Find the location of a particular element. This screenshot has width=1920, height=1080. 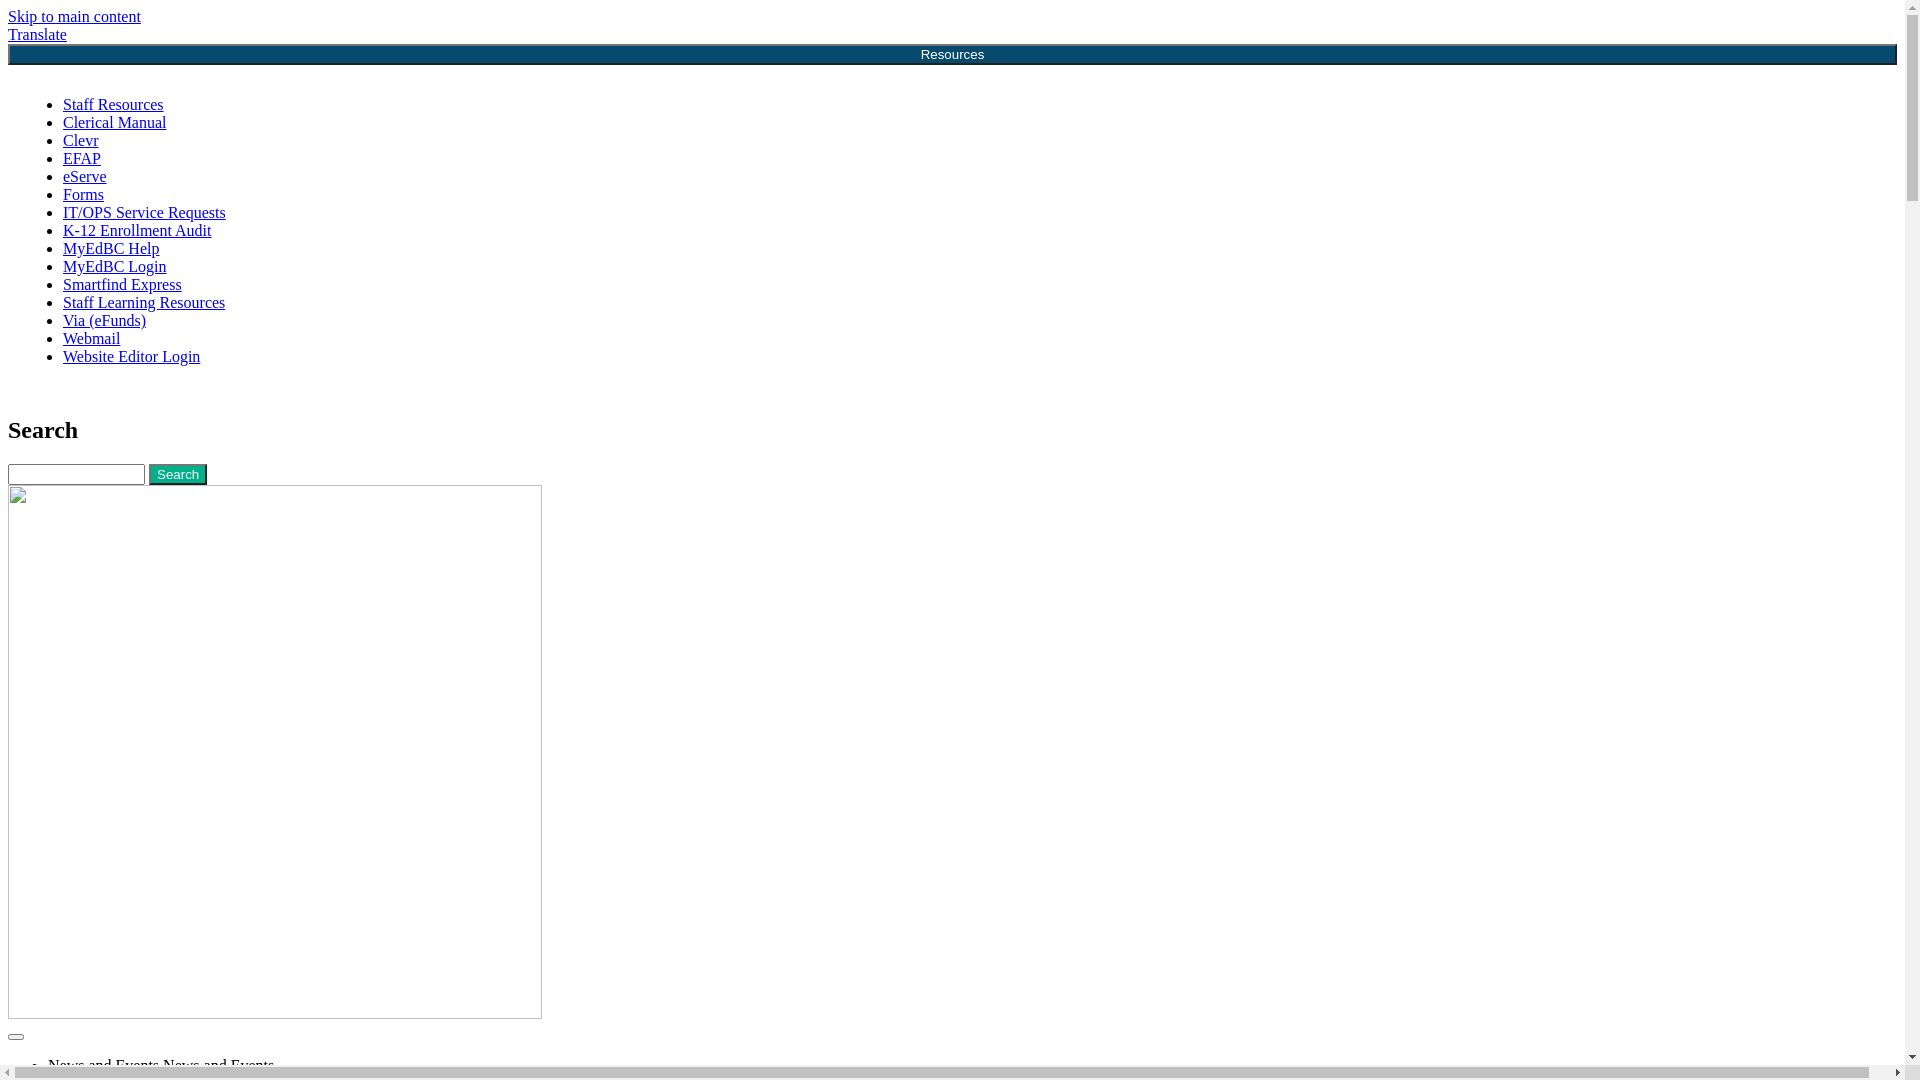

'Search' is located at coordinates (177, 474).